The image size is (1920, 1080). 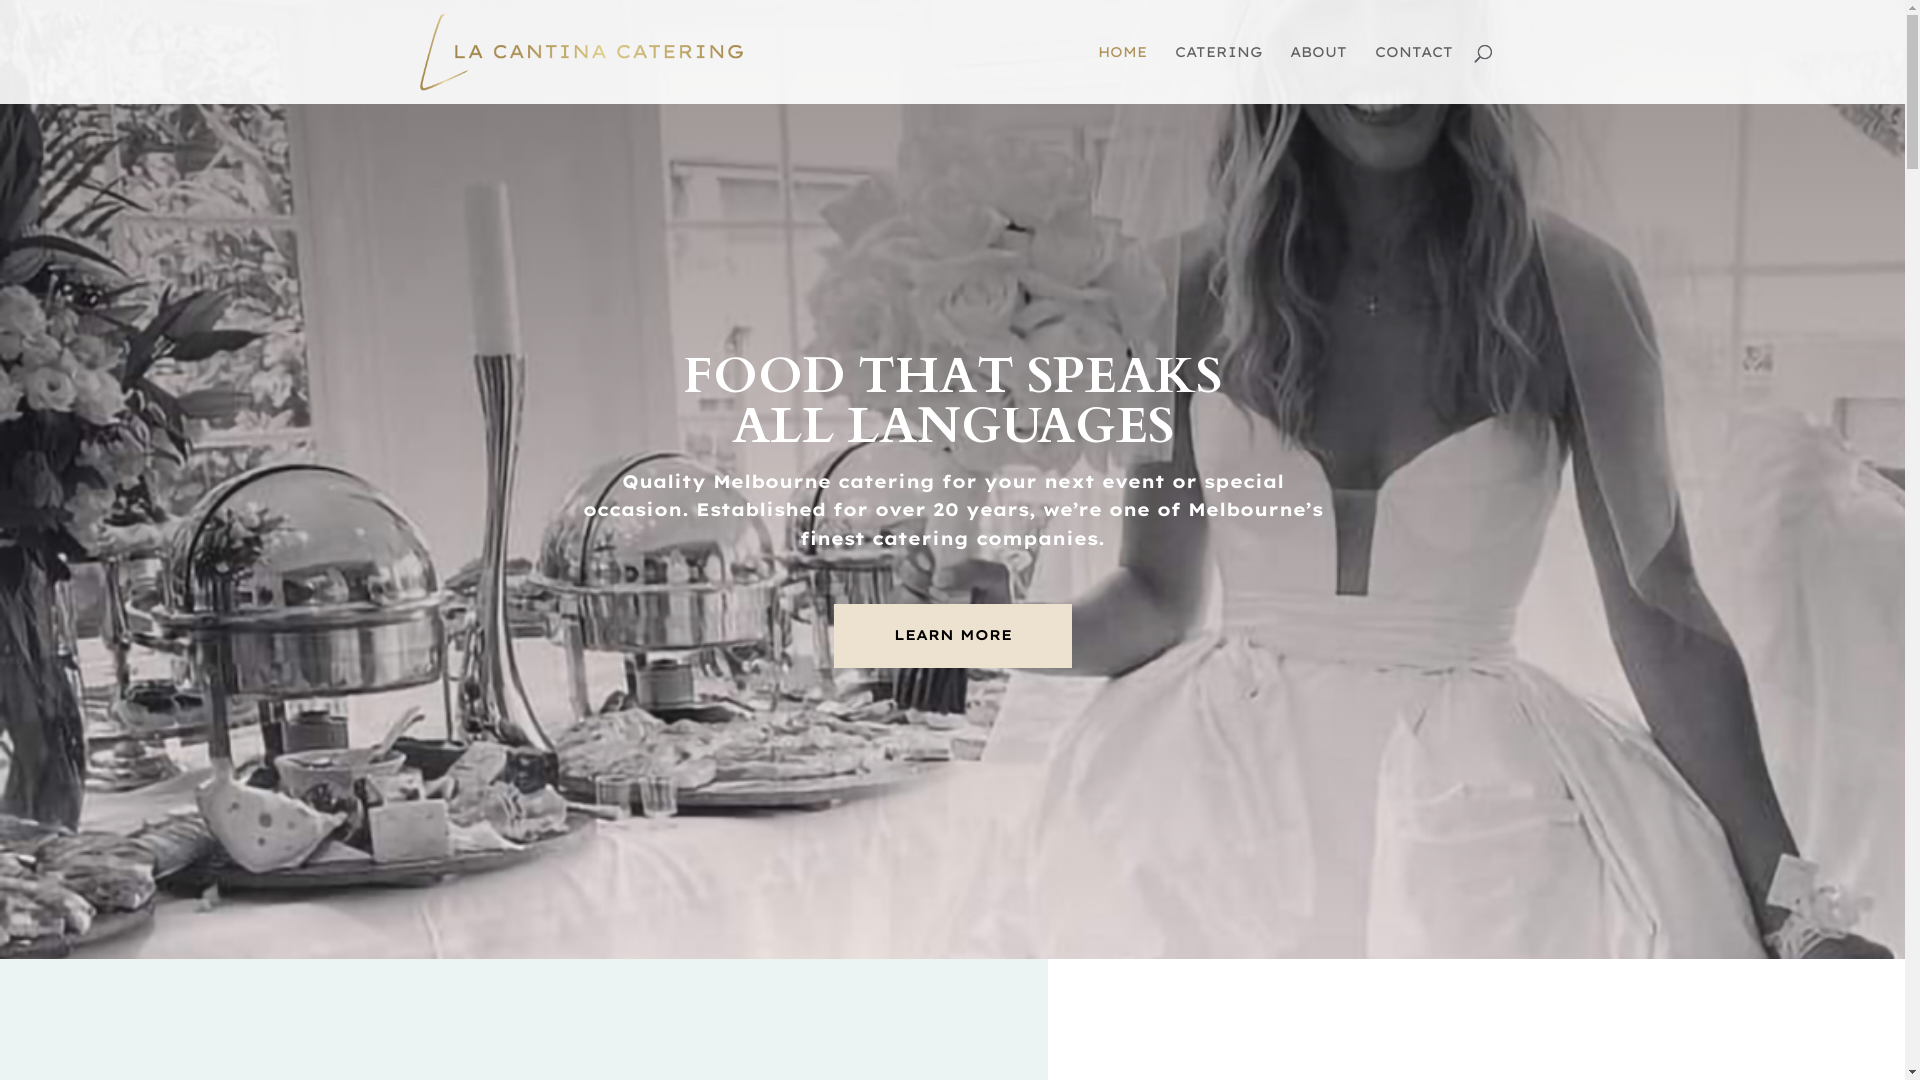 I want to click on 'HOME', so click(x=1122, y=73).